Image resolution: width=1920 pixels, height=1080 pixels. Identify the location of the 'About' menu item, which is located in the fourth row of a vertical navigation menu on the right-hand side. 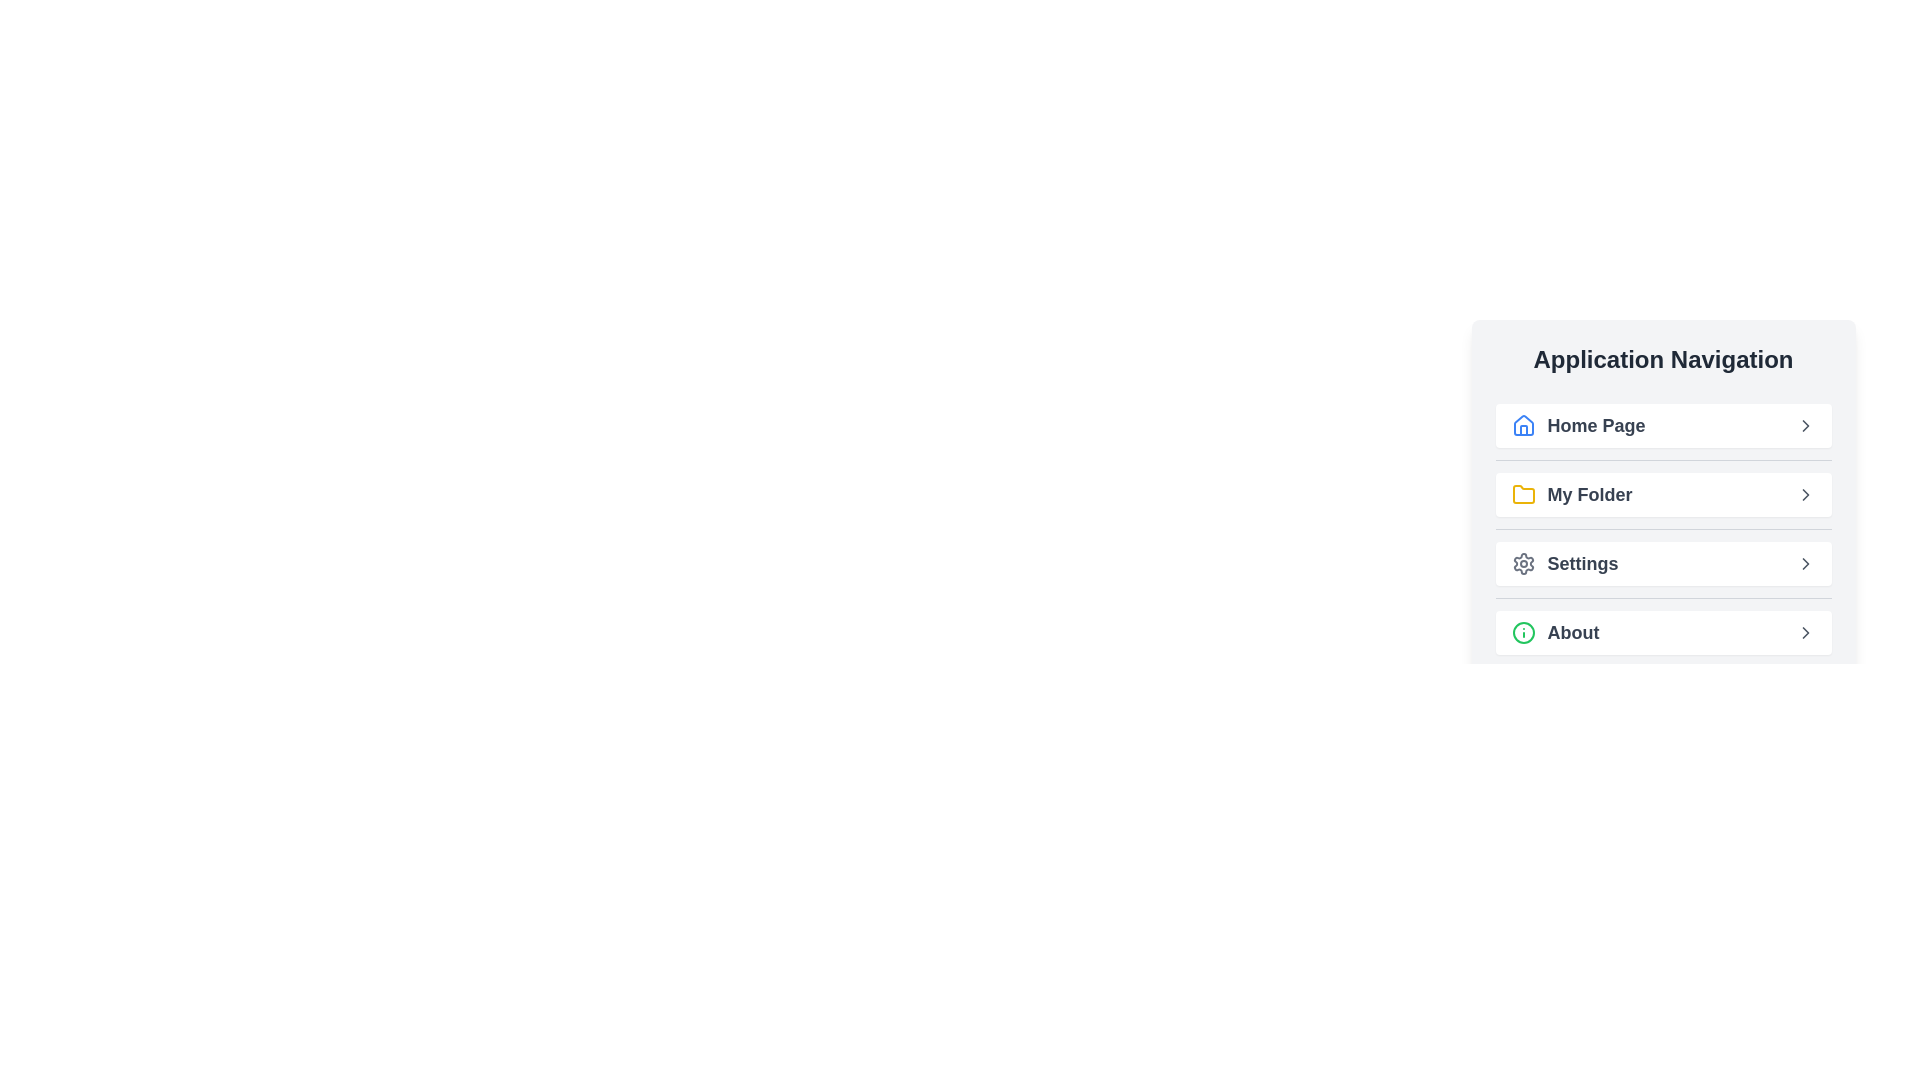
(1554, 632).